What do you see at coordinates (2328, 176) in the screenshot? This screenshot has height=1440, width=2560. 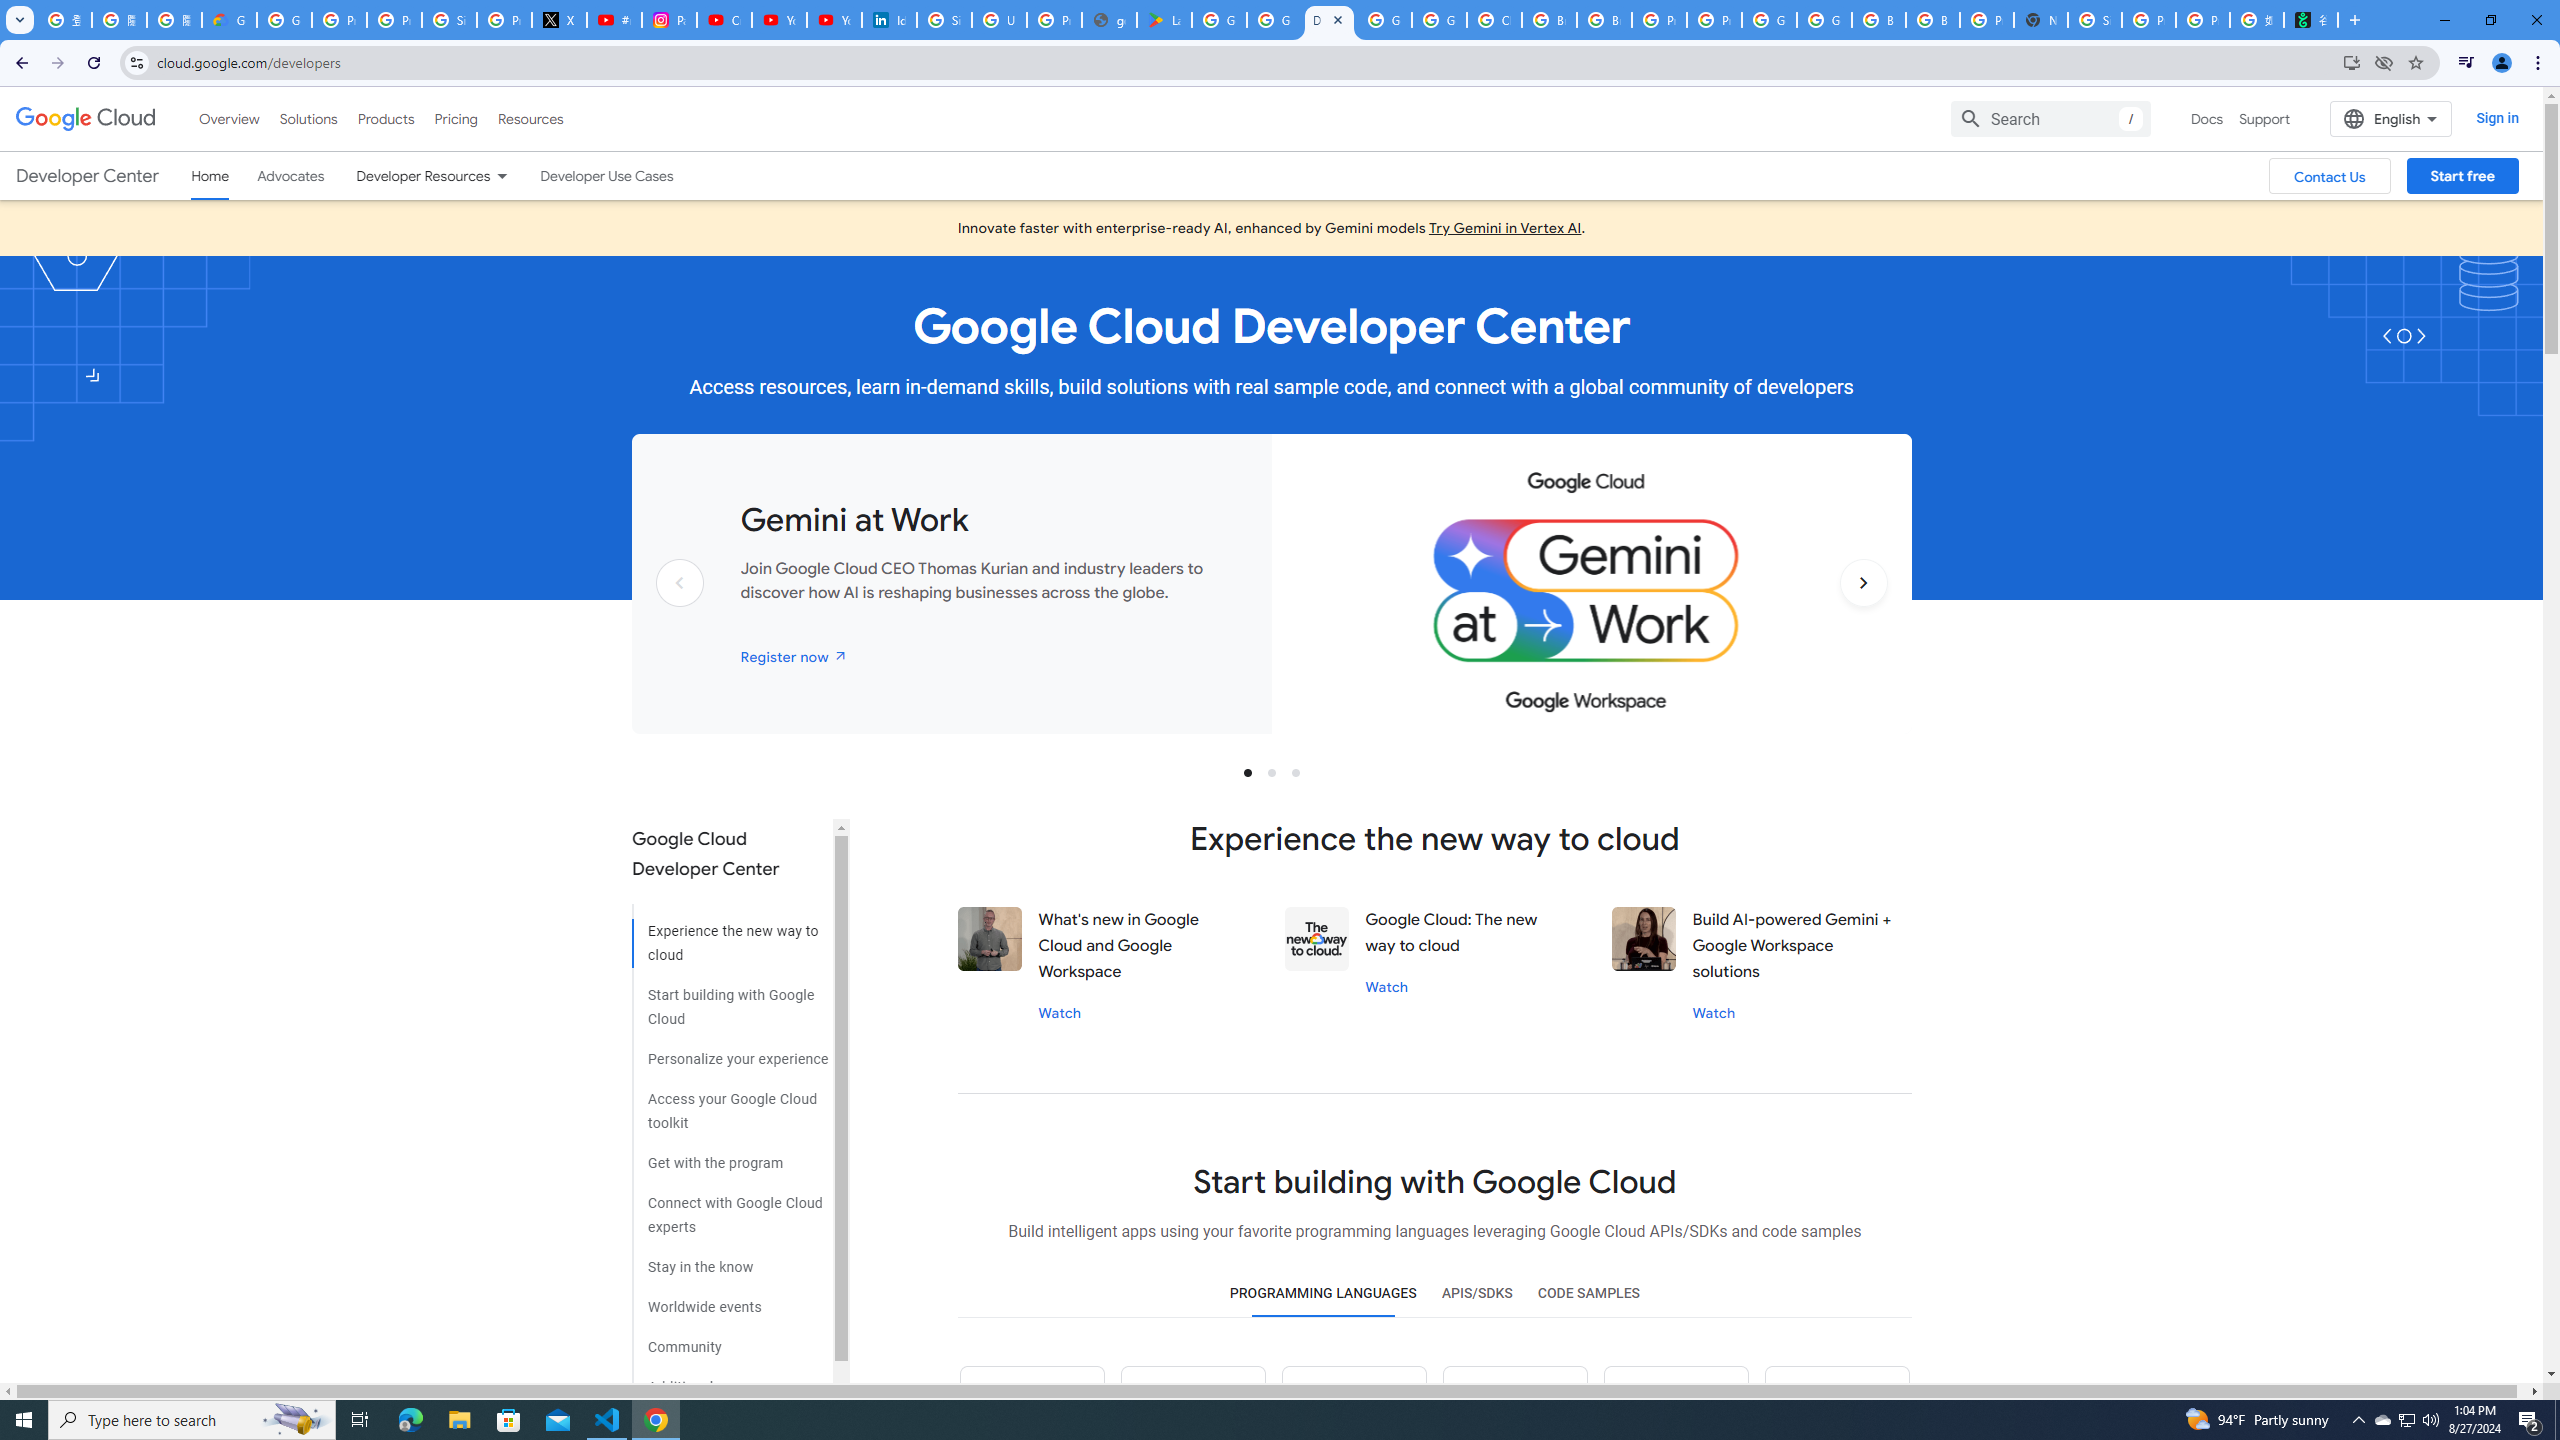 I see `'Contact Us'` at bounding box center [2328, 176].